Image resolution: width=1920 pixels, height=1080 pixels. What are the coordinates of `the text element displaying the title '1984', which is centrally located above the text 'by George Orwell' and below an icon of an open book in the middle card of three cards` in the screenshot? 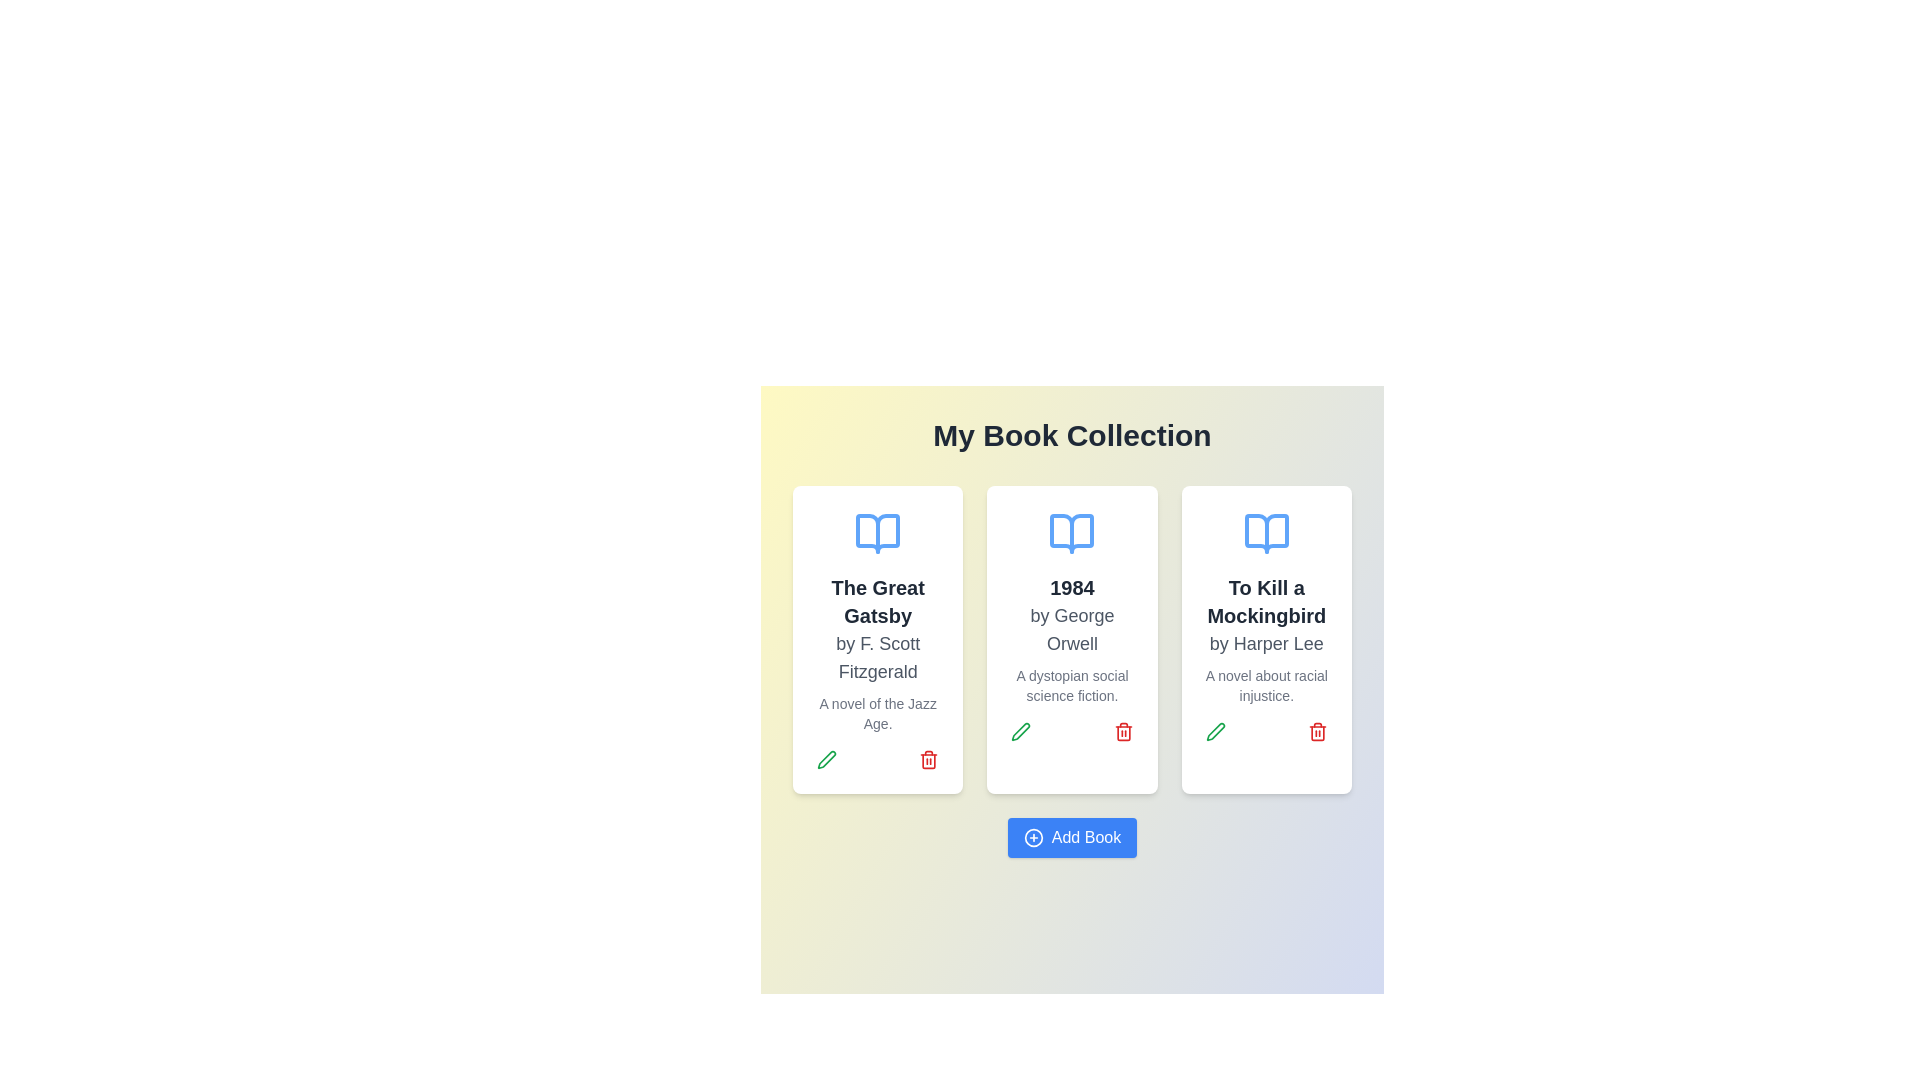 It's located at (1071, 586).